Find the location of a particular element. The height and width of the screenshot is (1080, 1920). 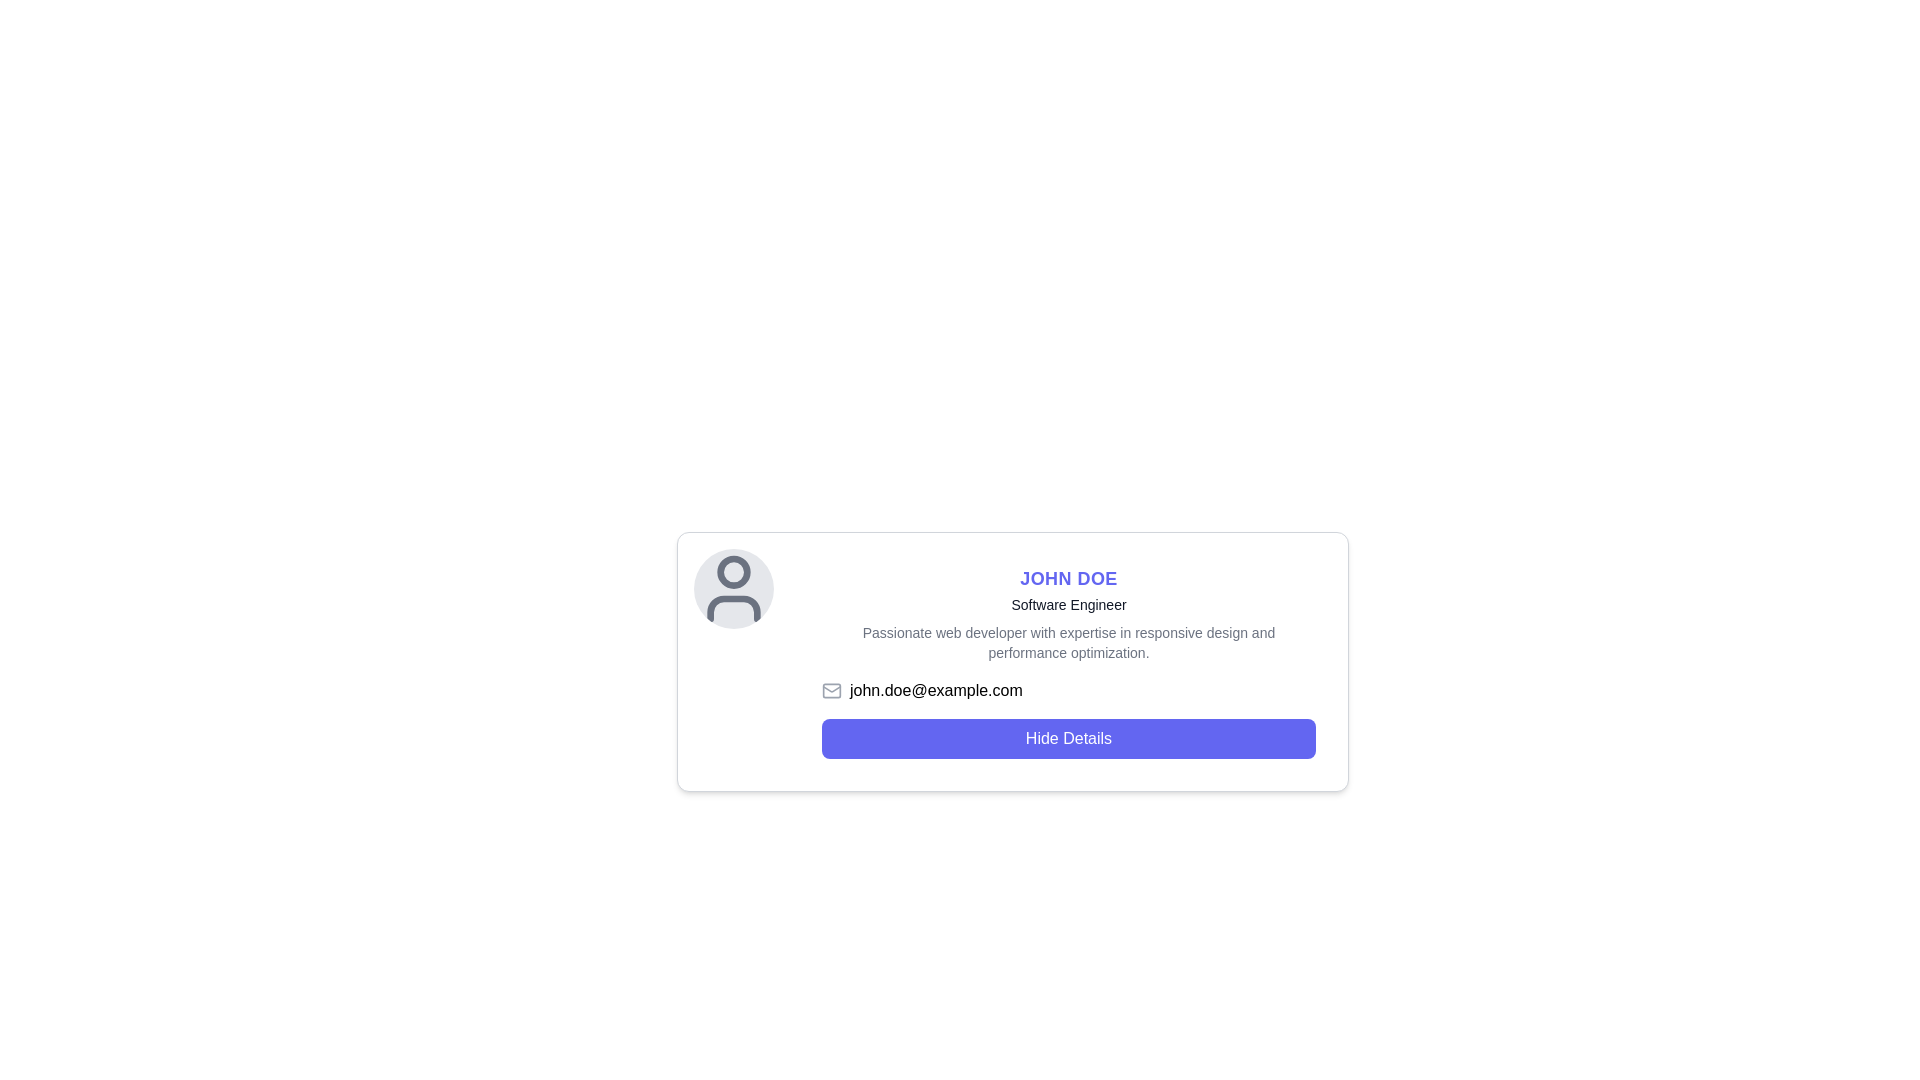

the small circular feature of the user profile icon located at the center of the icon on the left side of the user details card is located at coordinates (733, 571).